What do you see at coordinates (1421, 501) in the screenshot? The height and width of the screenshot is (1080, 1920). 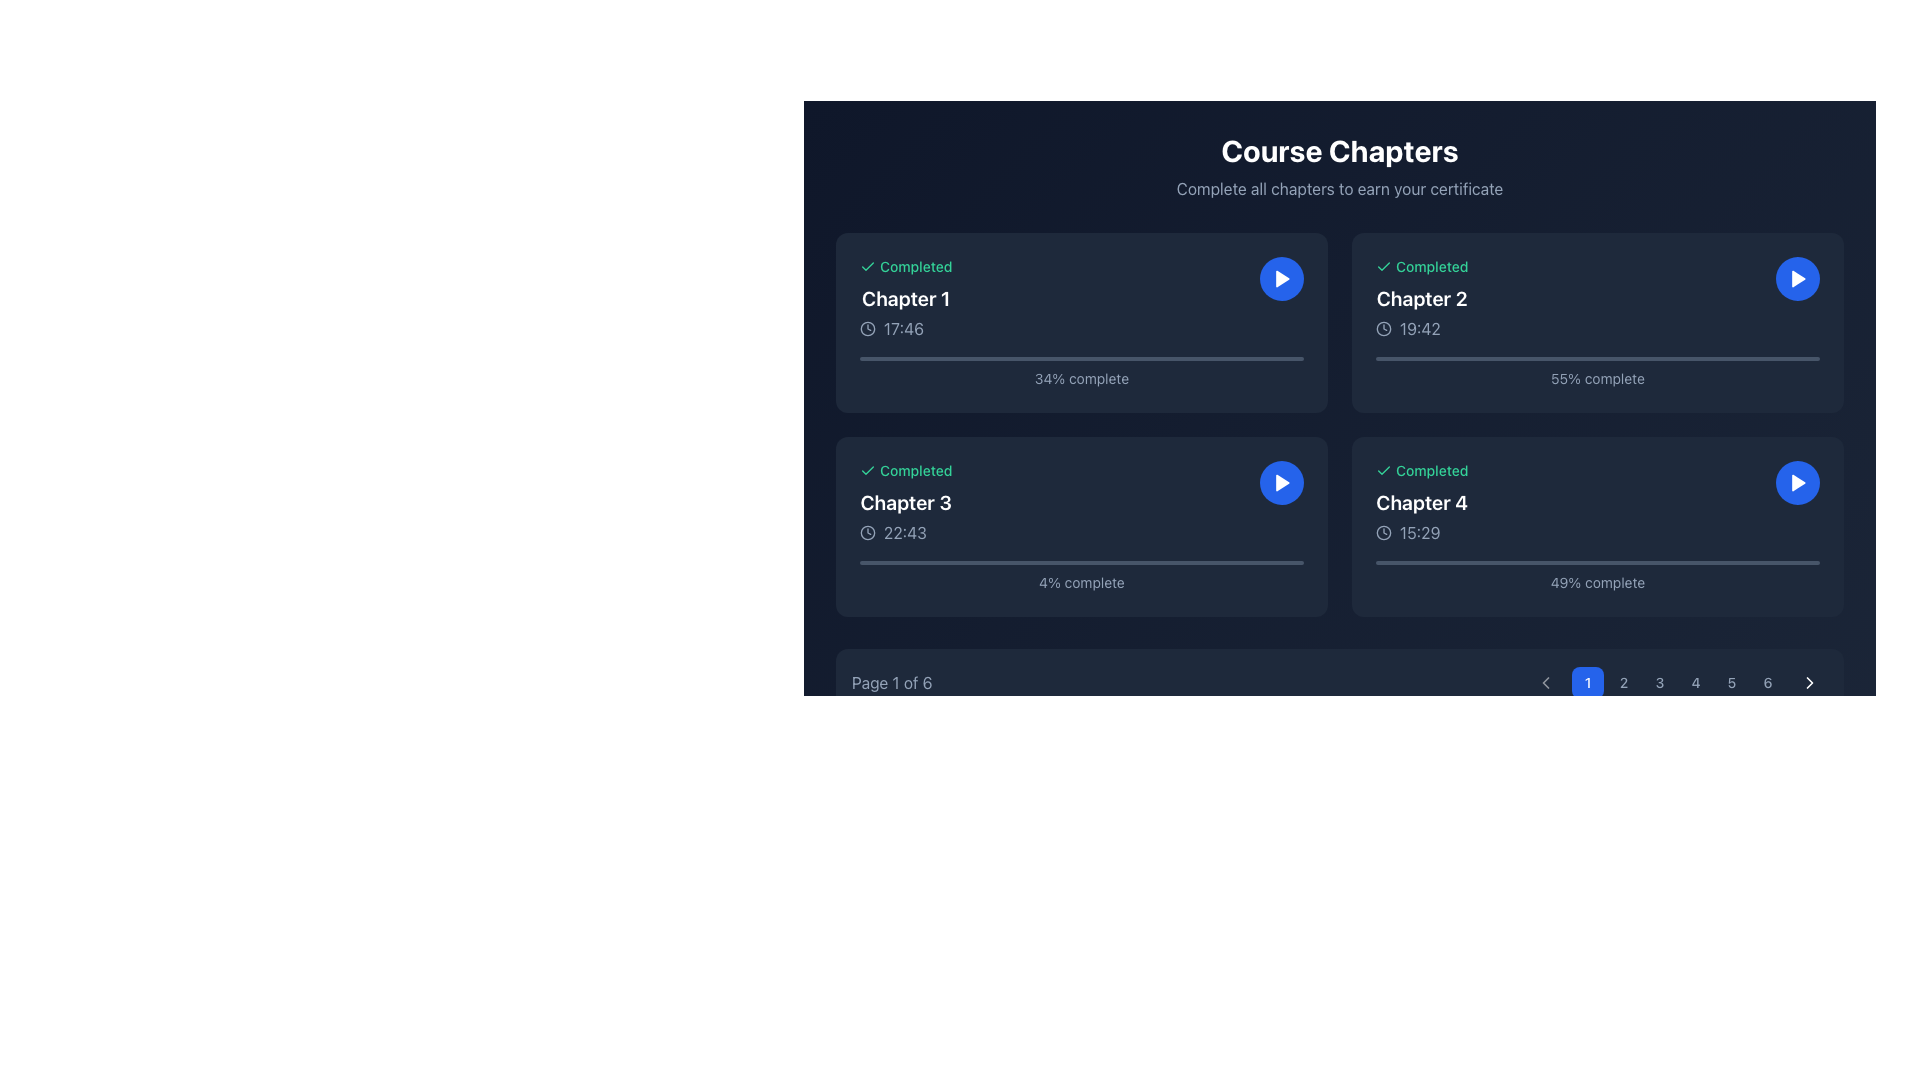 I see `the static text label indicating the title for the fourth chapter of the course, located in the bottom-right corner of the four-panel grid layout, between 'Completed' and the time indicator '15:29'` at bounding box center [1421, 501].